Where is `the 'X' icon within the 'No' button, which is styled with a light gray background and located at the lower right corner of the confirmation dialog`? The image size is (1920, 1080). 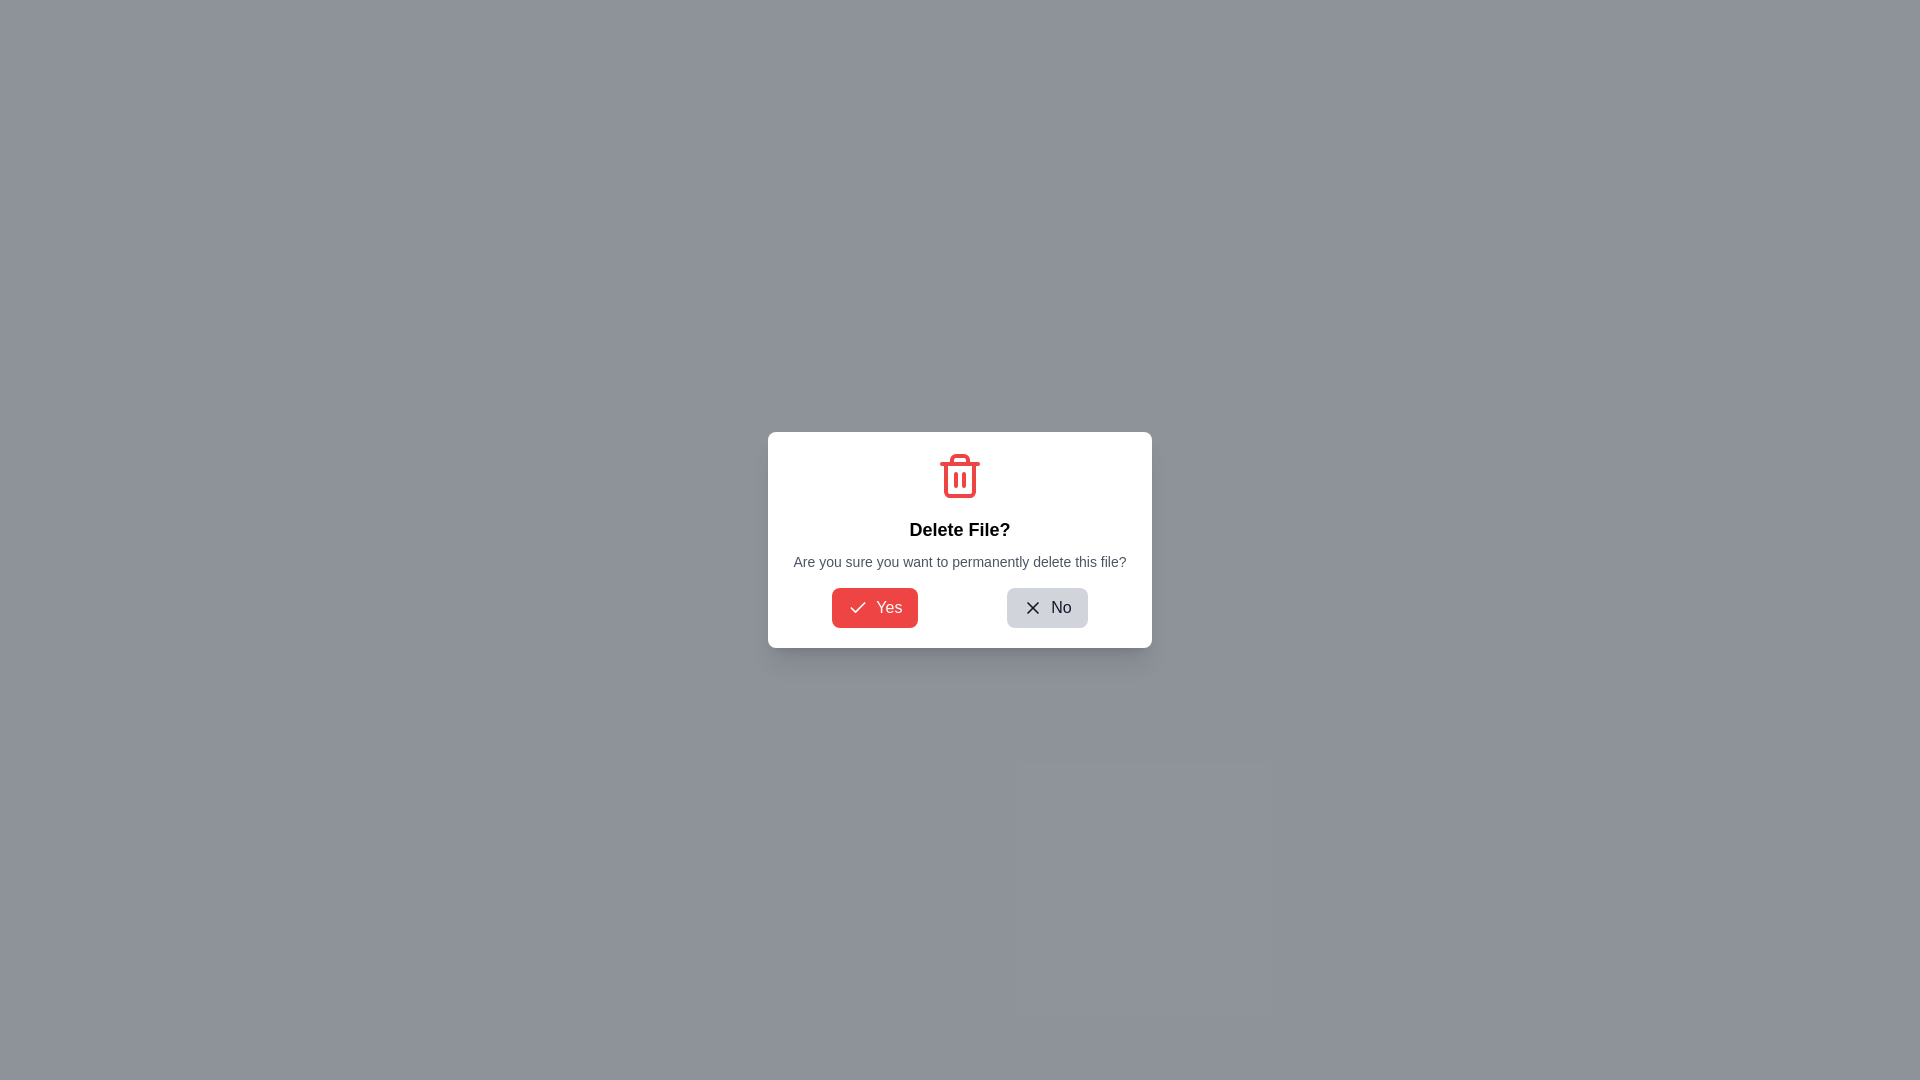 the 'X' icon within the 'No' button, which is styled with a light gray background and located at the lower right corner of the confirmation dialog is located at coordinates (1033, 607).